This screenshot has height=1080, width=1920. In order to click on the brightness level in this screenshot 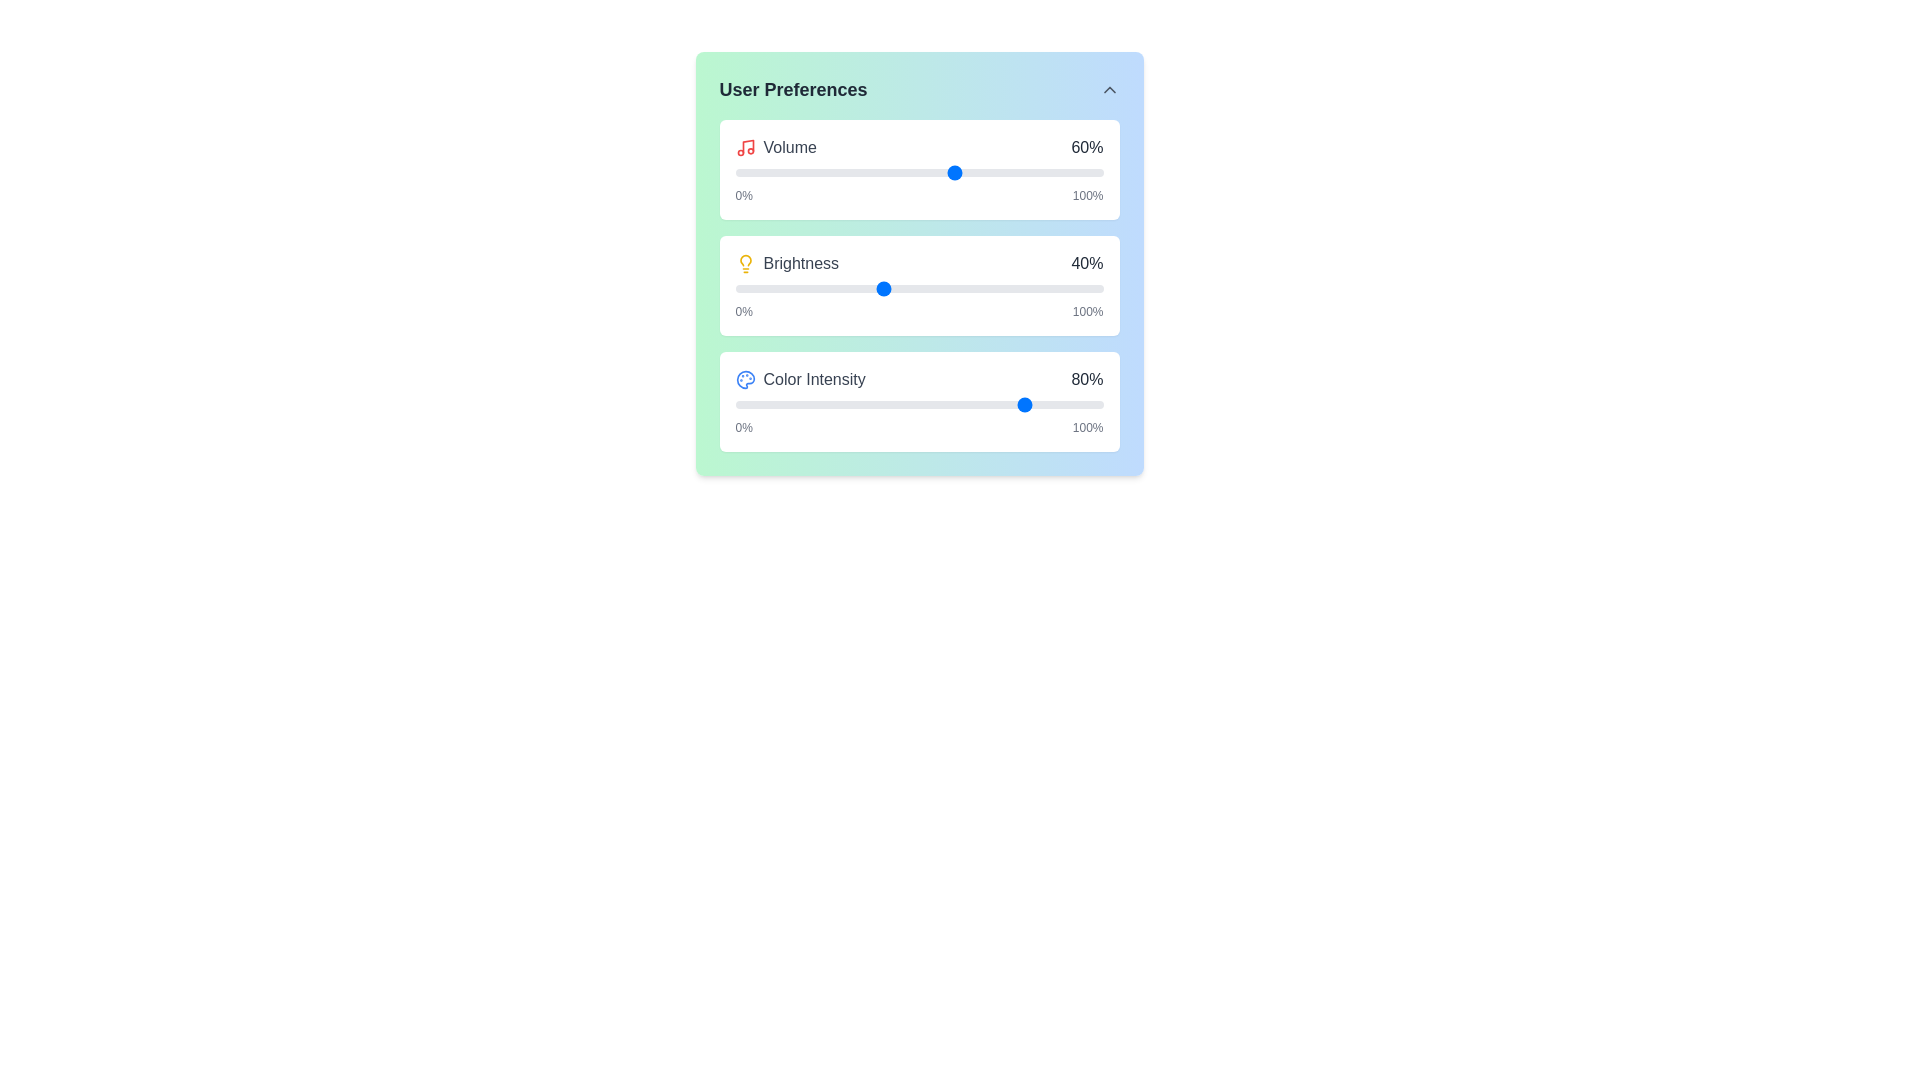, I will do `click(778, 289)`.